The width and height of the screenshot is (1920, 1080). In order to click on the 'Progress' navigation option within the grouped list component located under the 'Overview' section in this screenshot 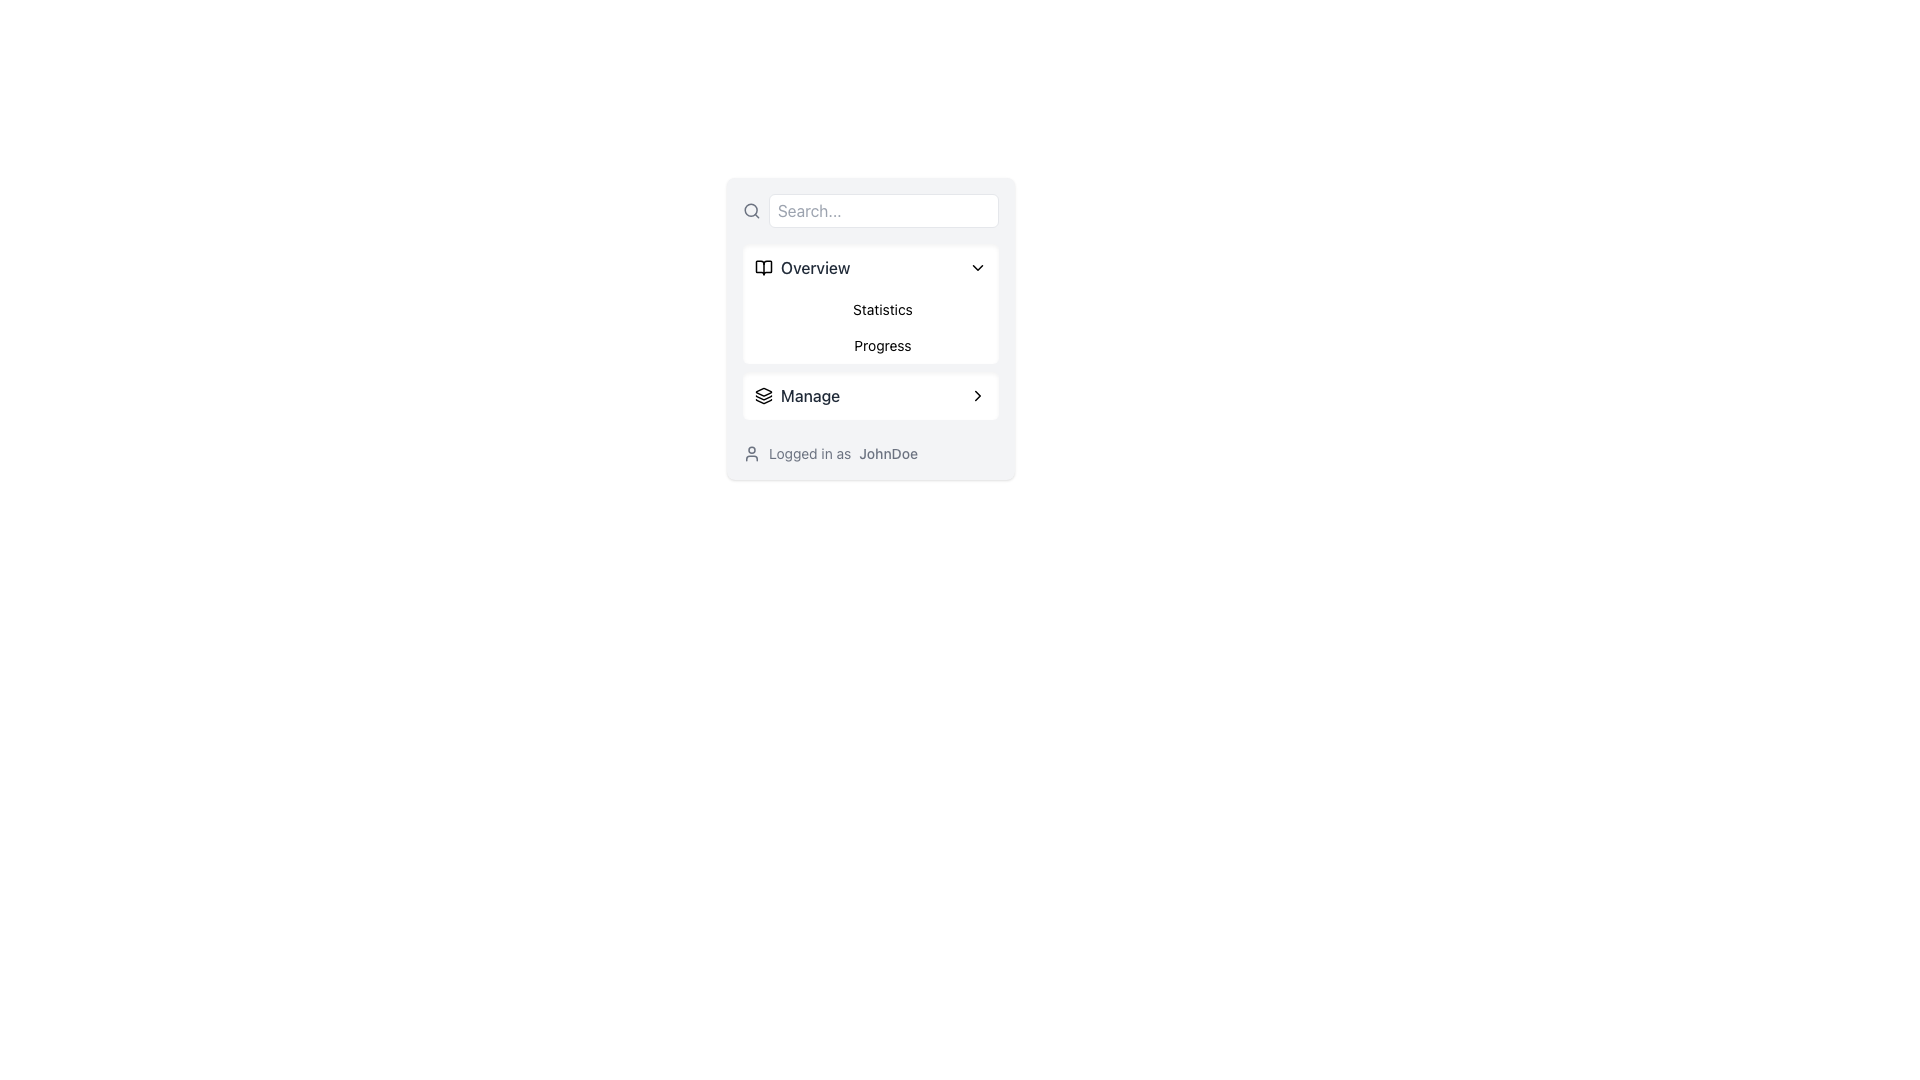, I will do `click(870, 326)`.